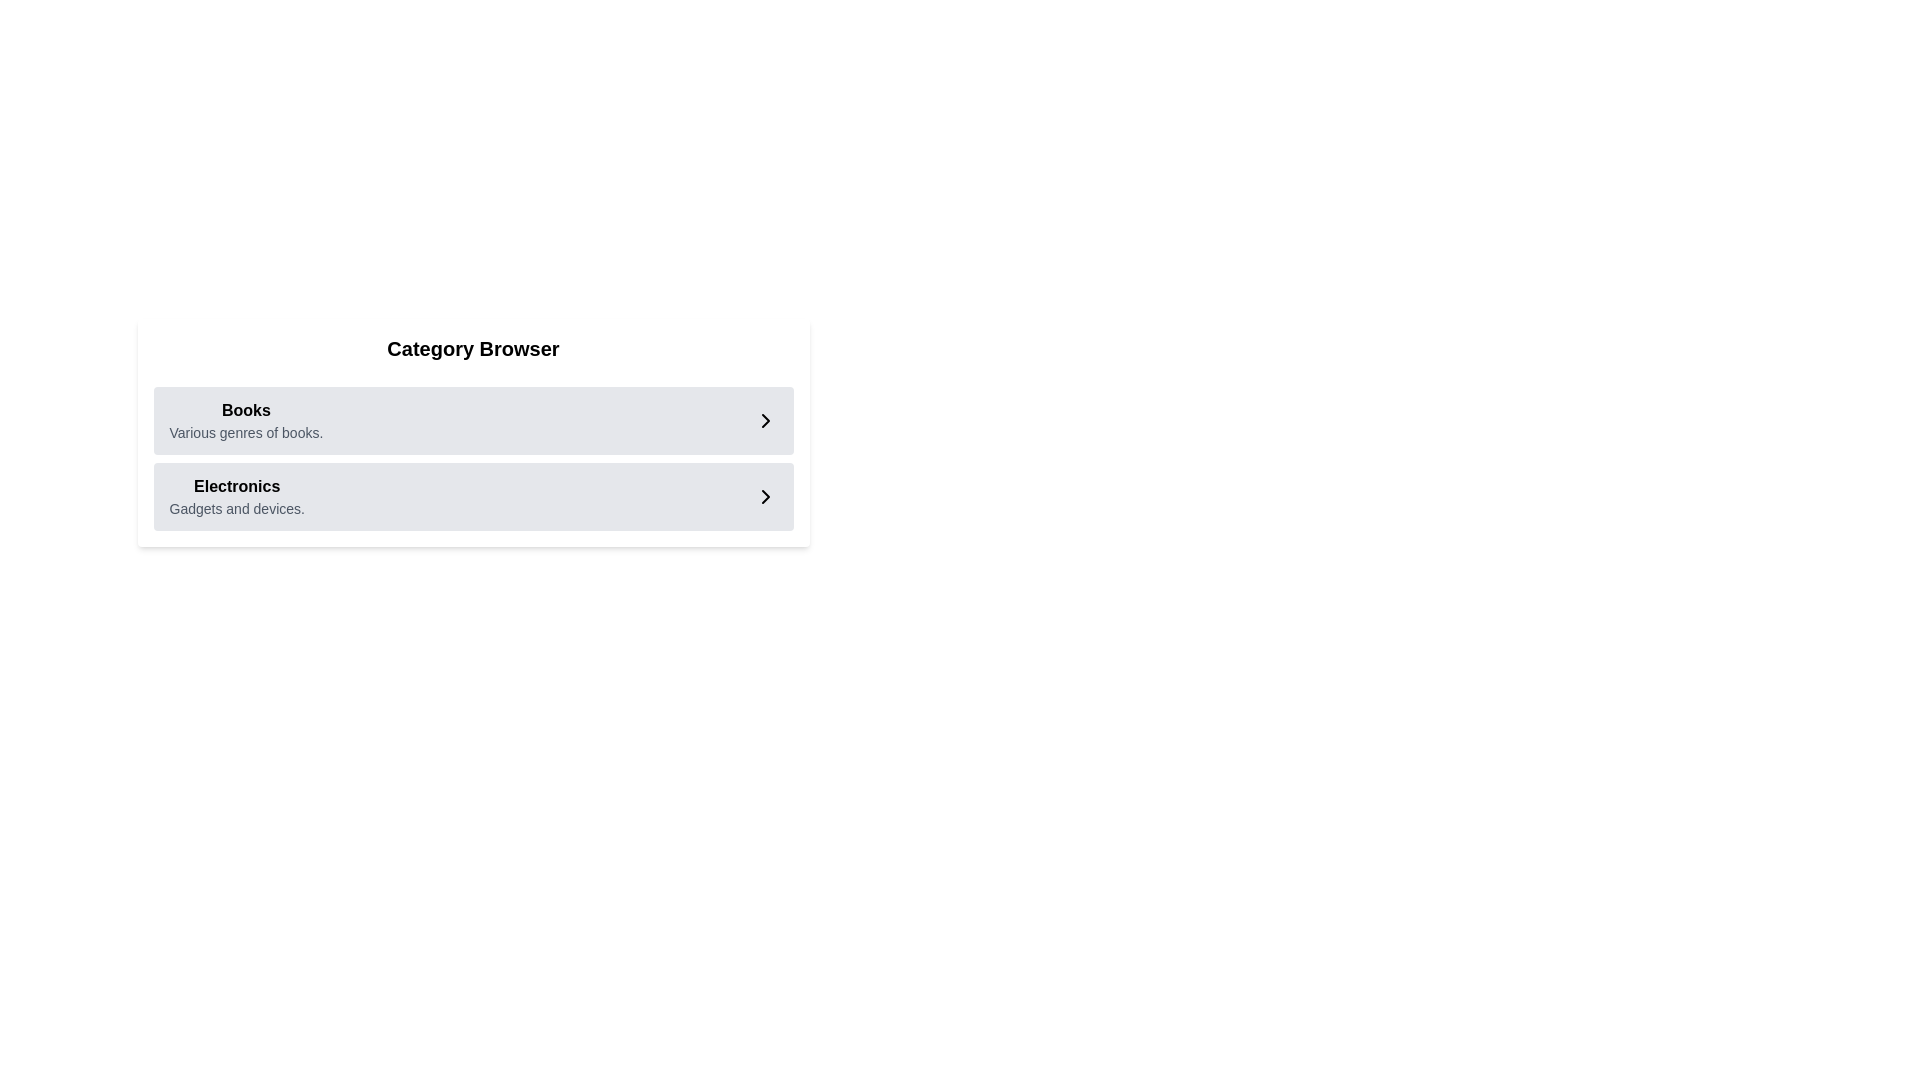  What do you see at coordinates (245, 410) in the screenshot?
I see `the 'Books' text label, which is a bold category heading within a light gray background` at bounding box center [245, 410].